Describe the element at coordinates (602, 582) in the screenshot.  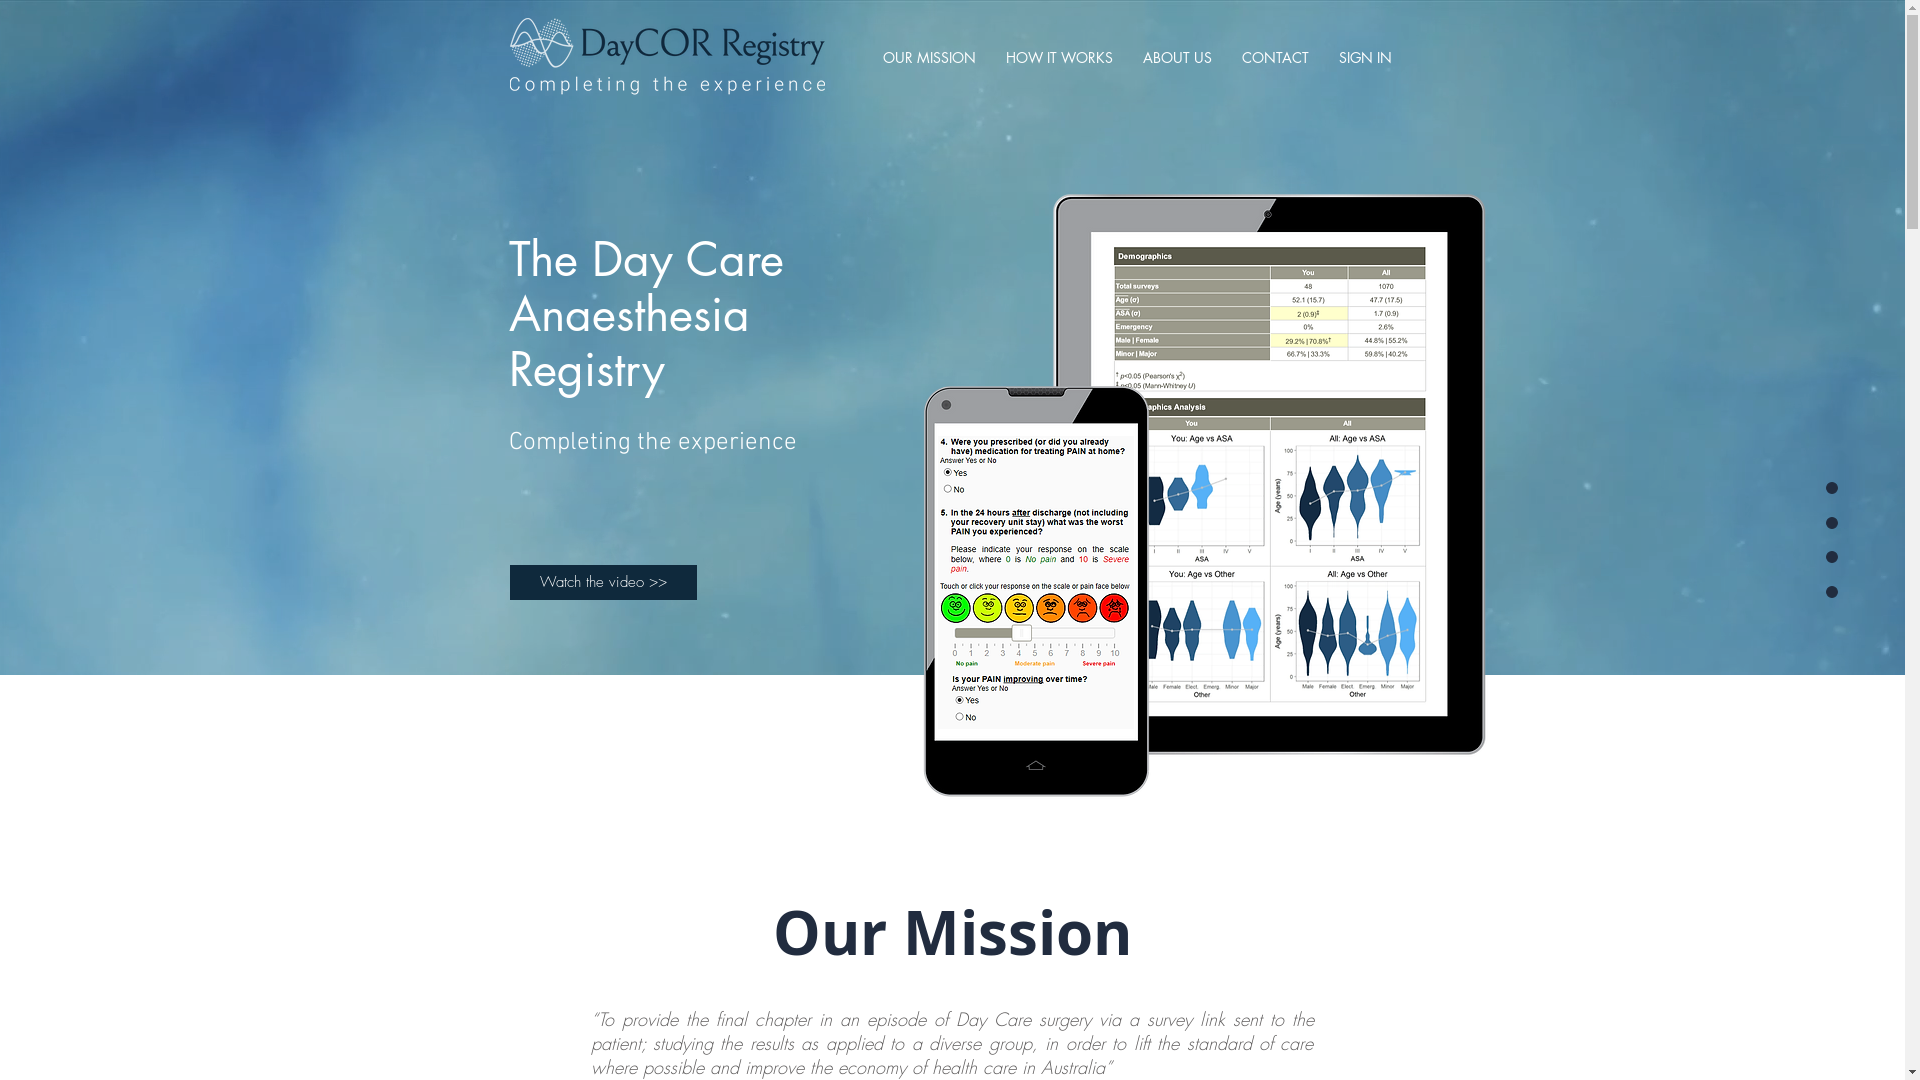
I see `'Watch the video >>'` at that location.